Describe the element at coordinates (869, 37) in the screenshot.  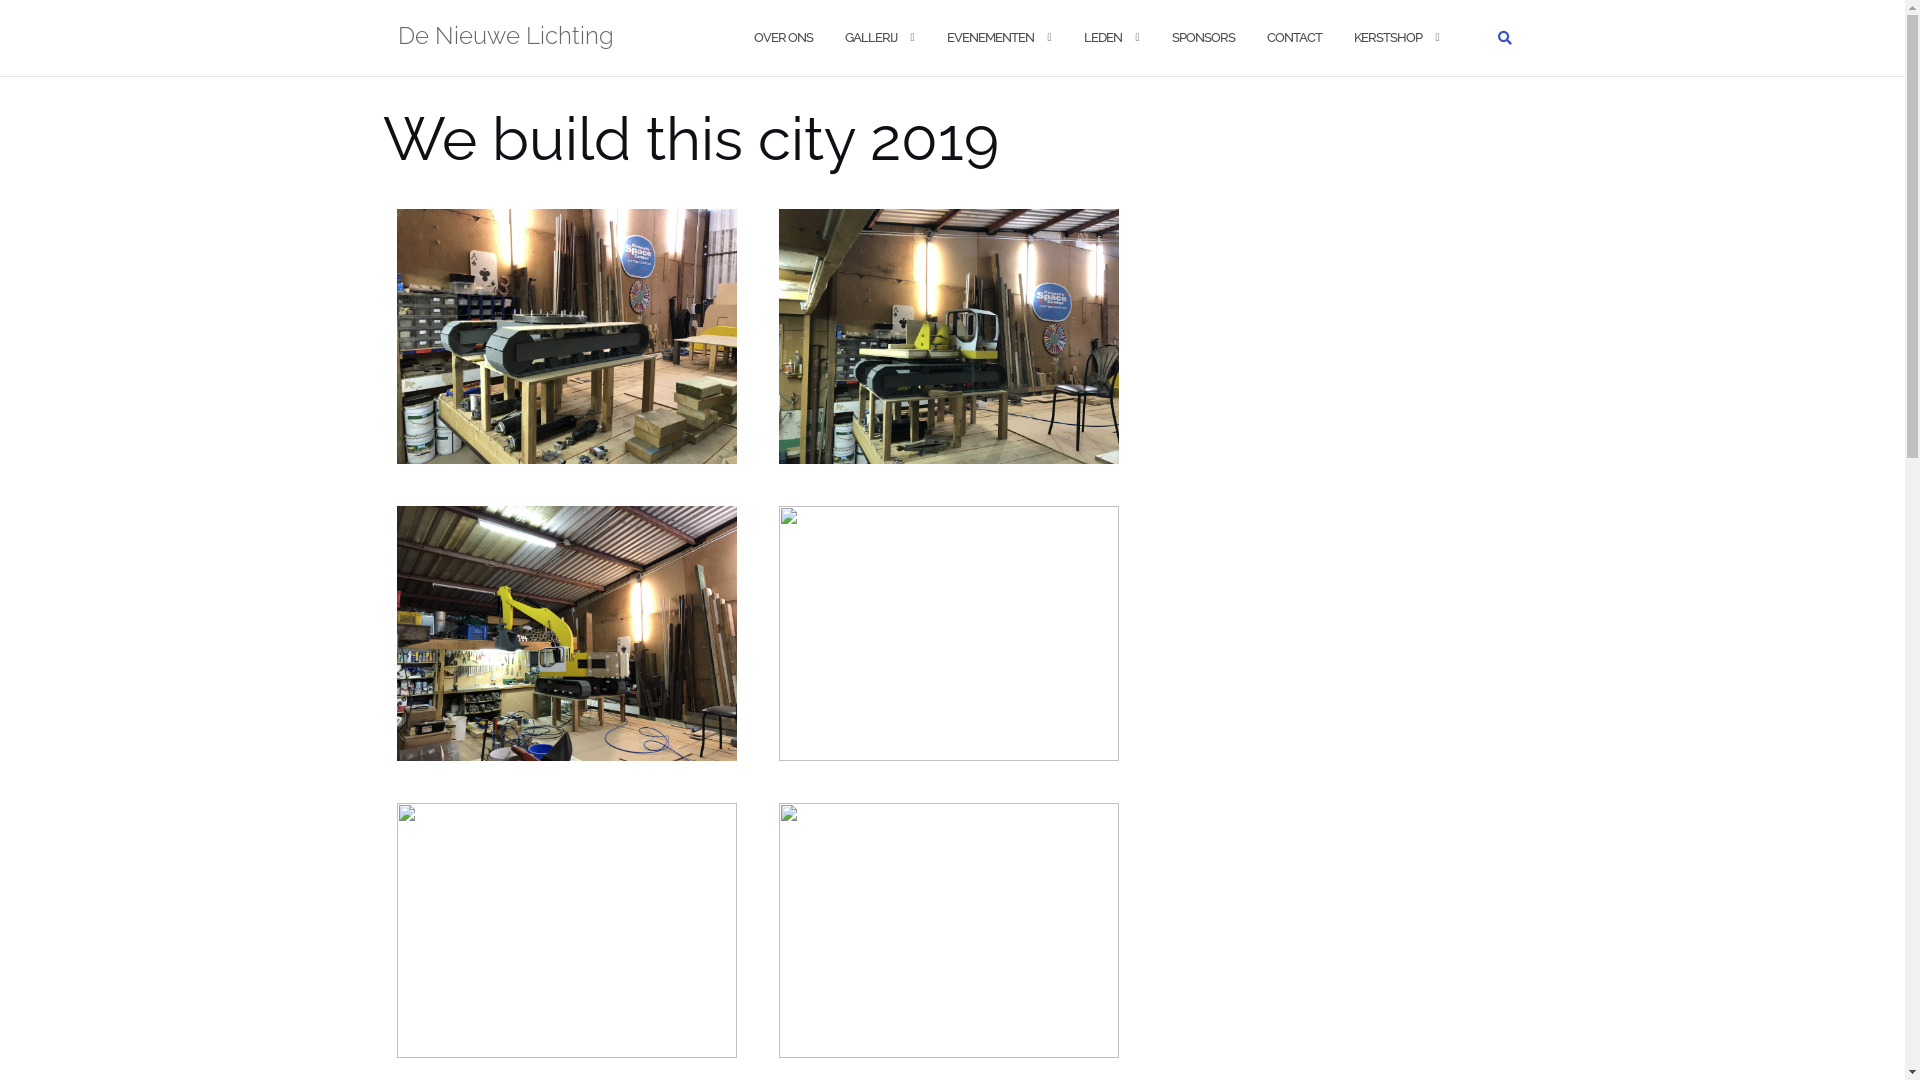
I see `'GALLERIJ'` at that location.